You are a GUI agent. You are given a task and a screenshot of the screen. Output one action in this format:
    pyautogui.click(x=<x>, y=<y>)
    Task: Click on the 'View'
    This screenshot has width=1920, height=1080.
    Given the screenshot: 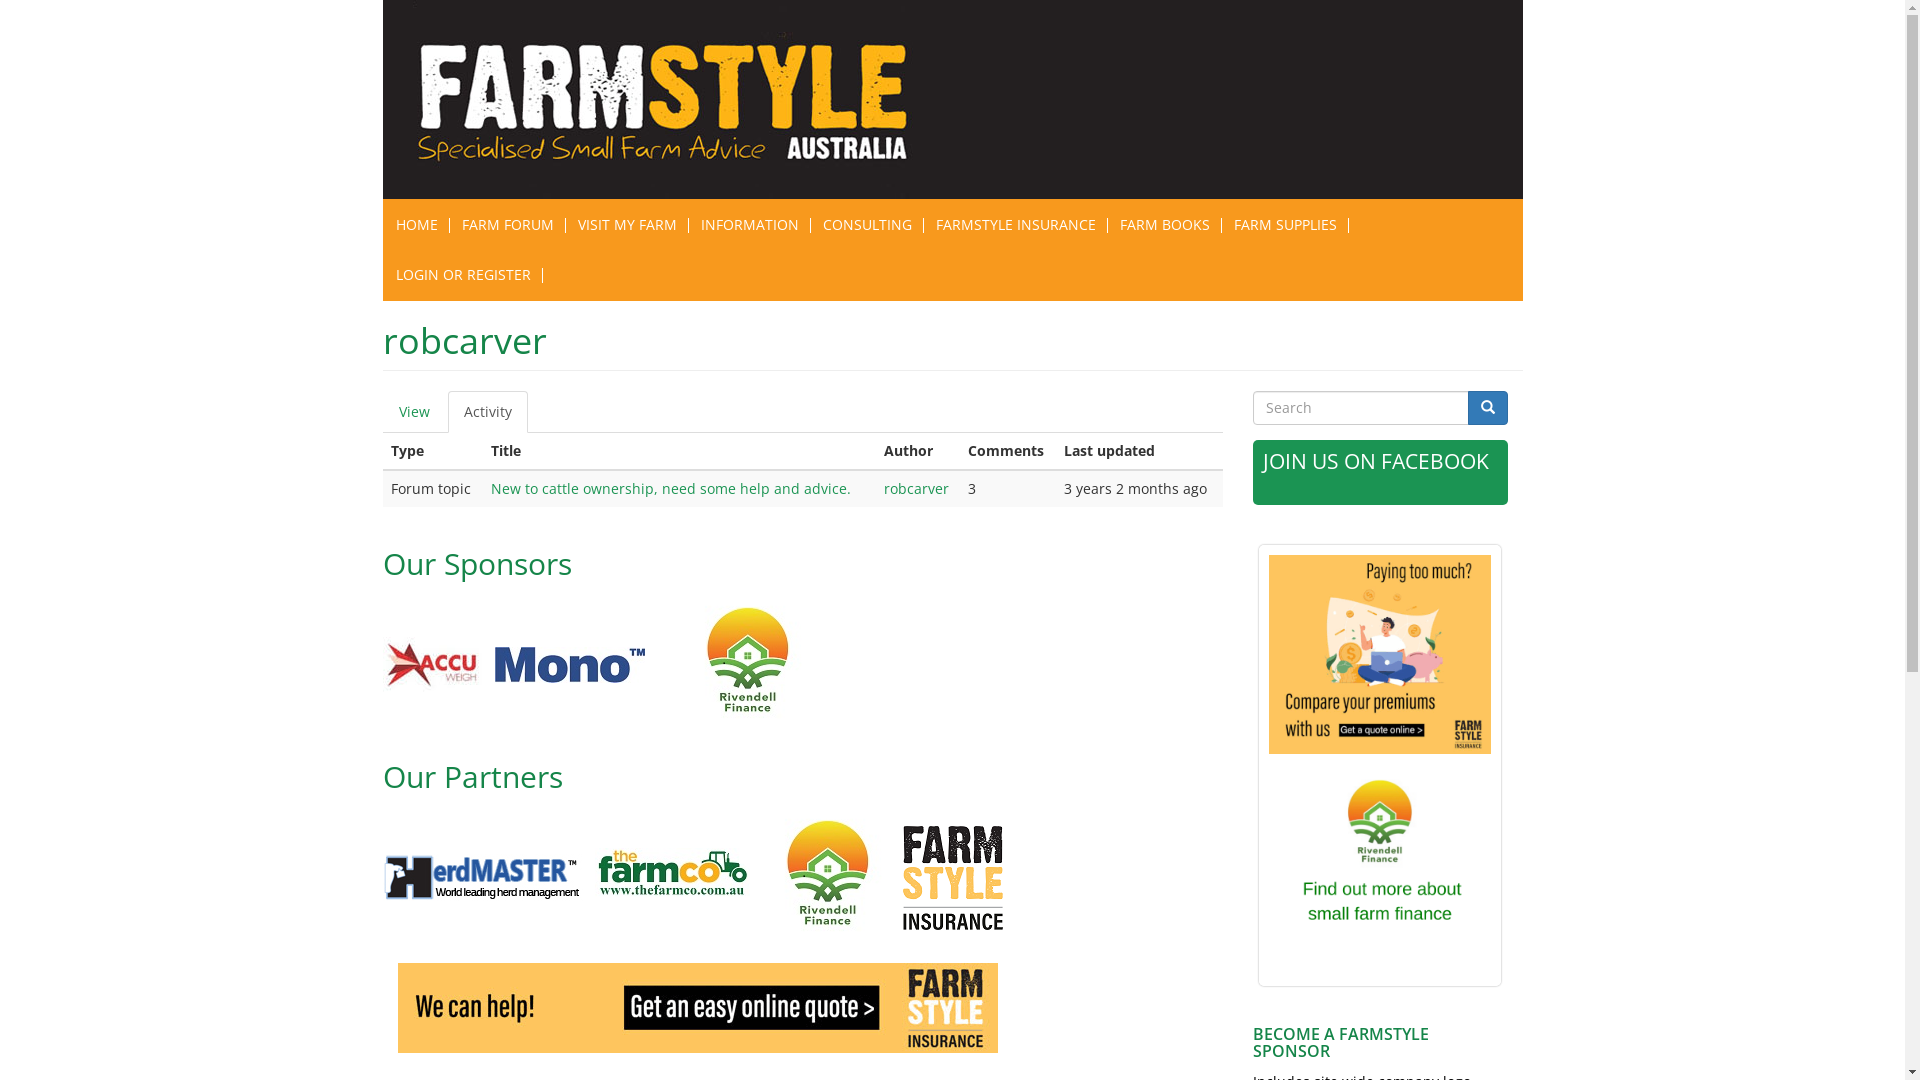 What is the action you would take?
    pyautogui.click(x=412, y=411)
    